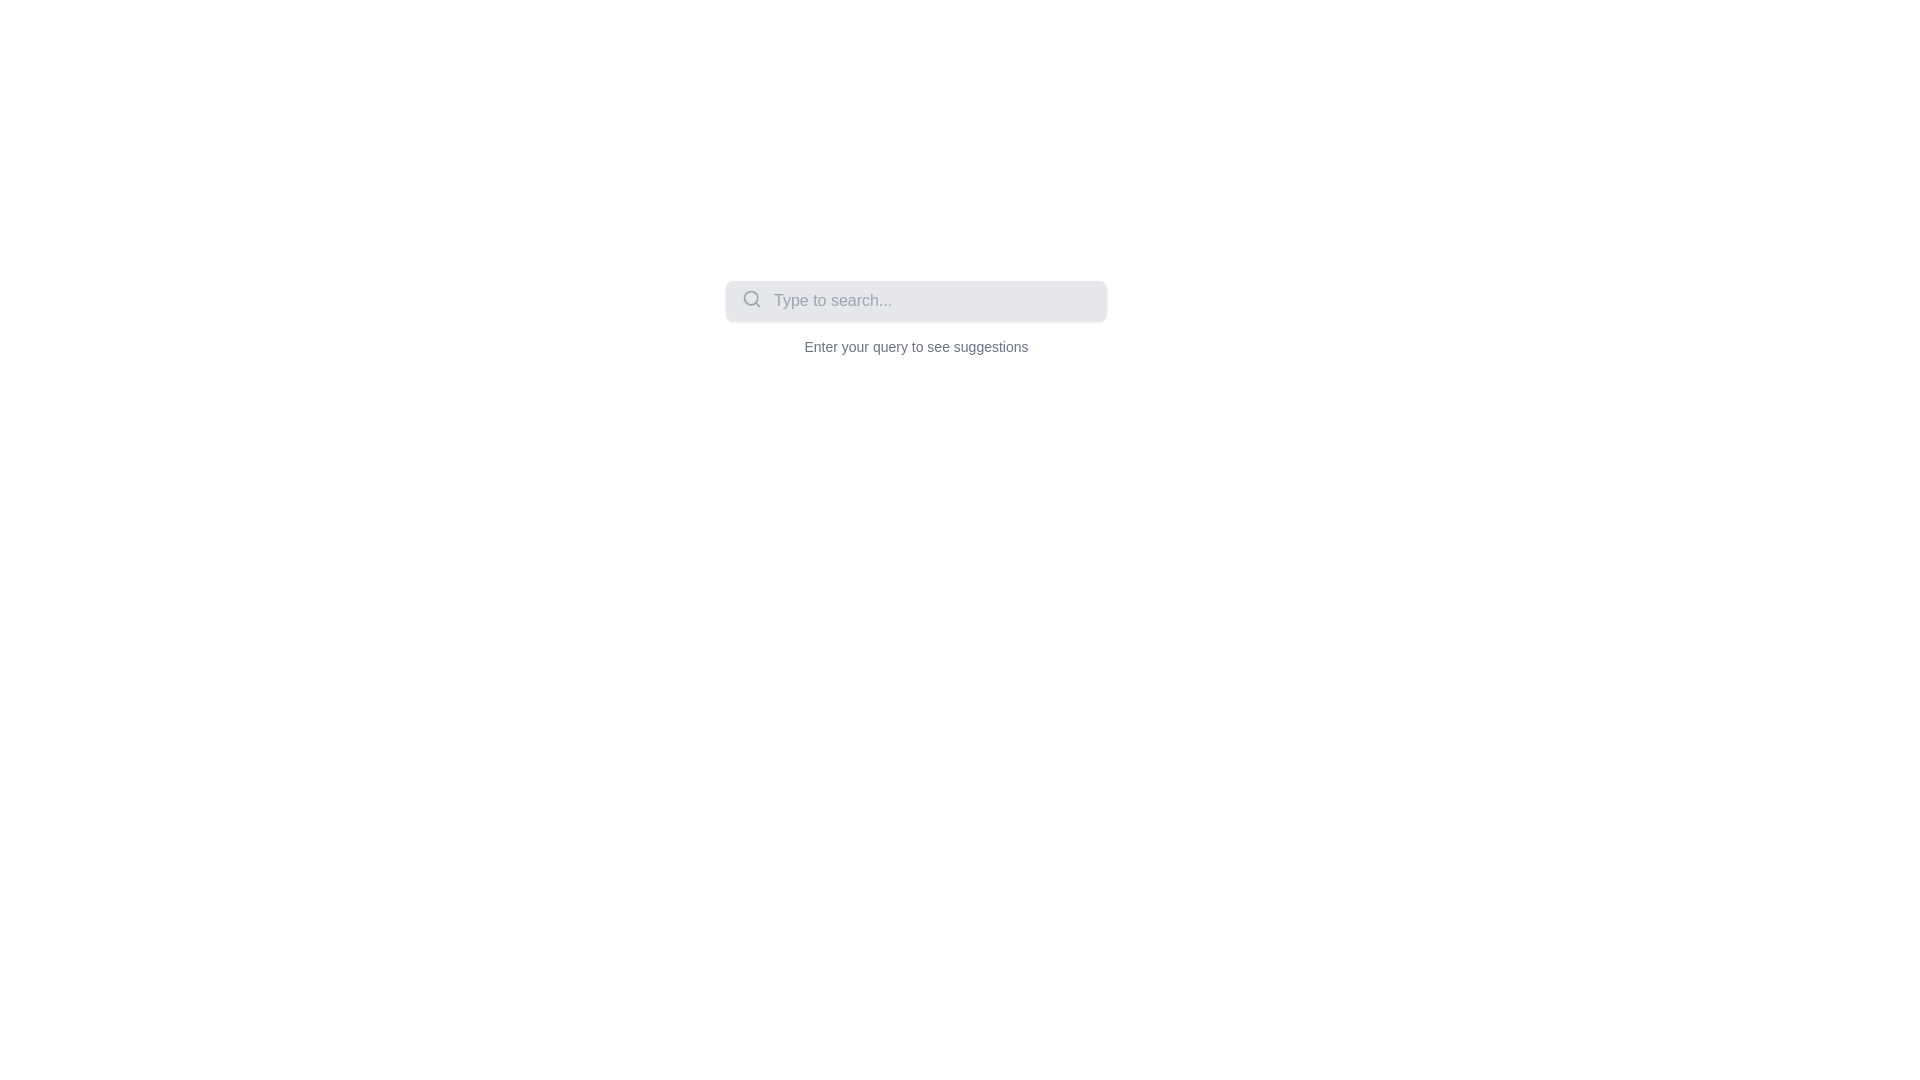 The height and width of the screenshot is (1080, 1920). What do you see at coordinates (750, 298) in the screenshot?
I see `the circular element at the center of the magnifying glass icon in the search interface` at bounding box center [750, 298].